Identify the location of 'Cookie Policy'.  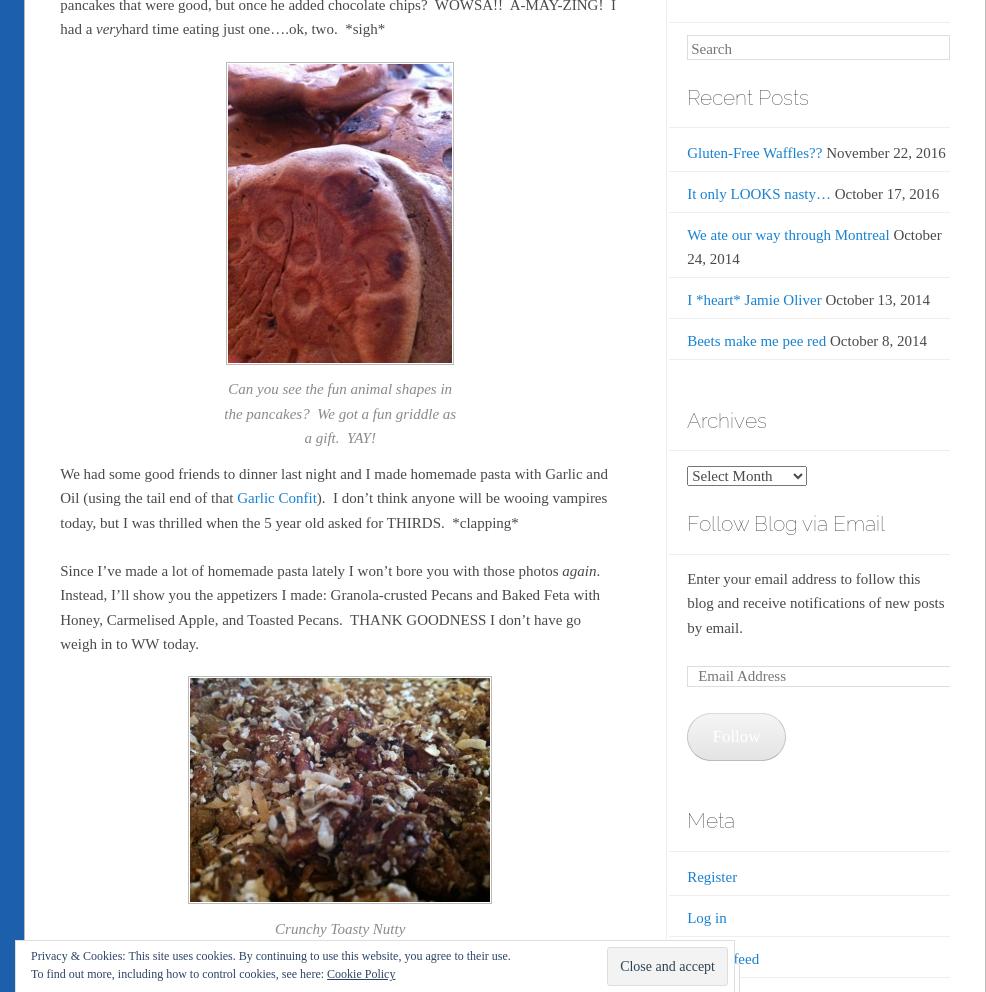
(359, 974).